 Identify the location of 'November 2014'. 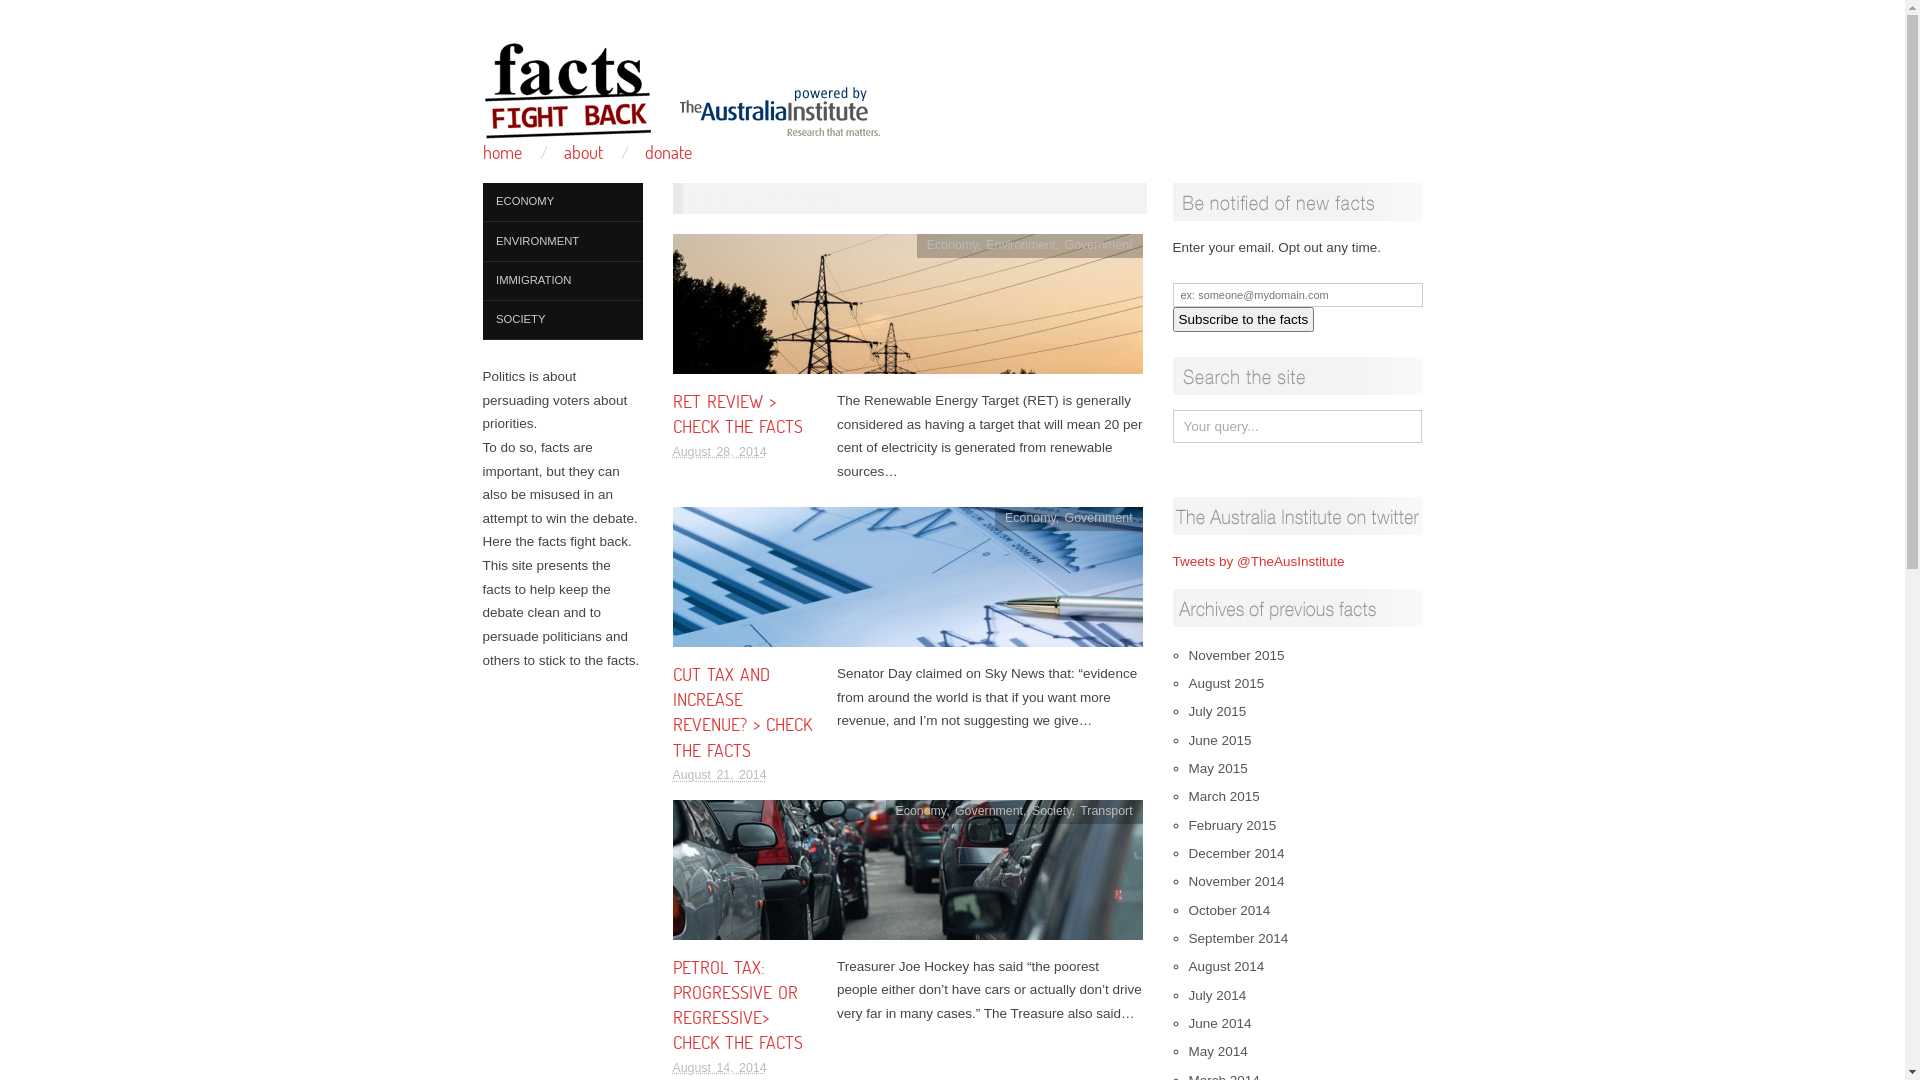
(1235, 880).